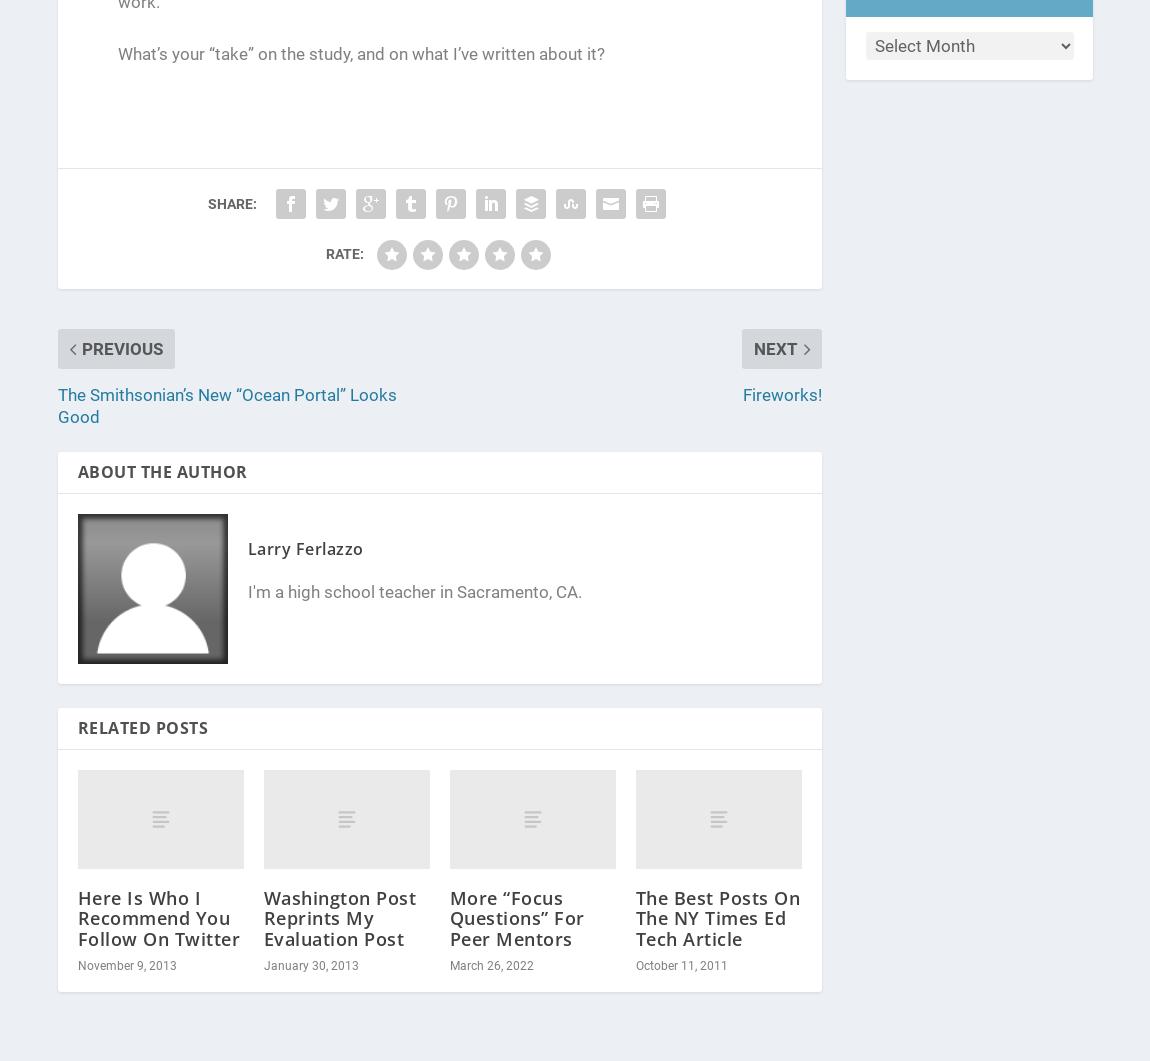 The image size is (1150, 1061). What do you see at coordinates (76, 727) in the screenshot?
I see `'Related Posts'` at bounding box center [76, 727].